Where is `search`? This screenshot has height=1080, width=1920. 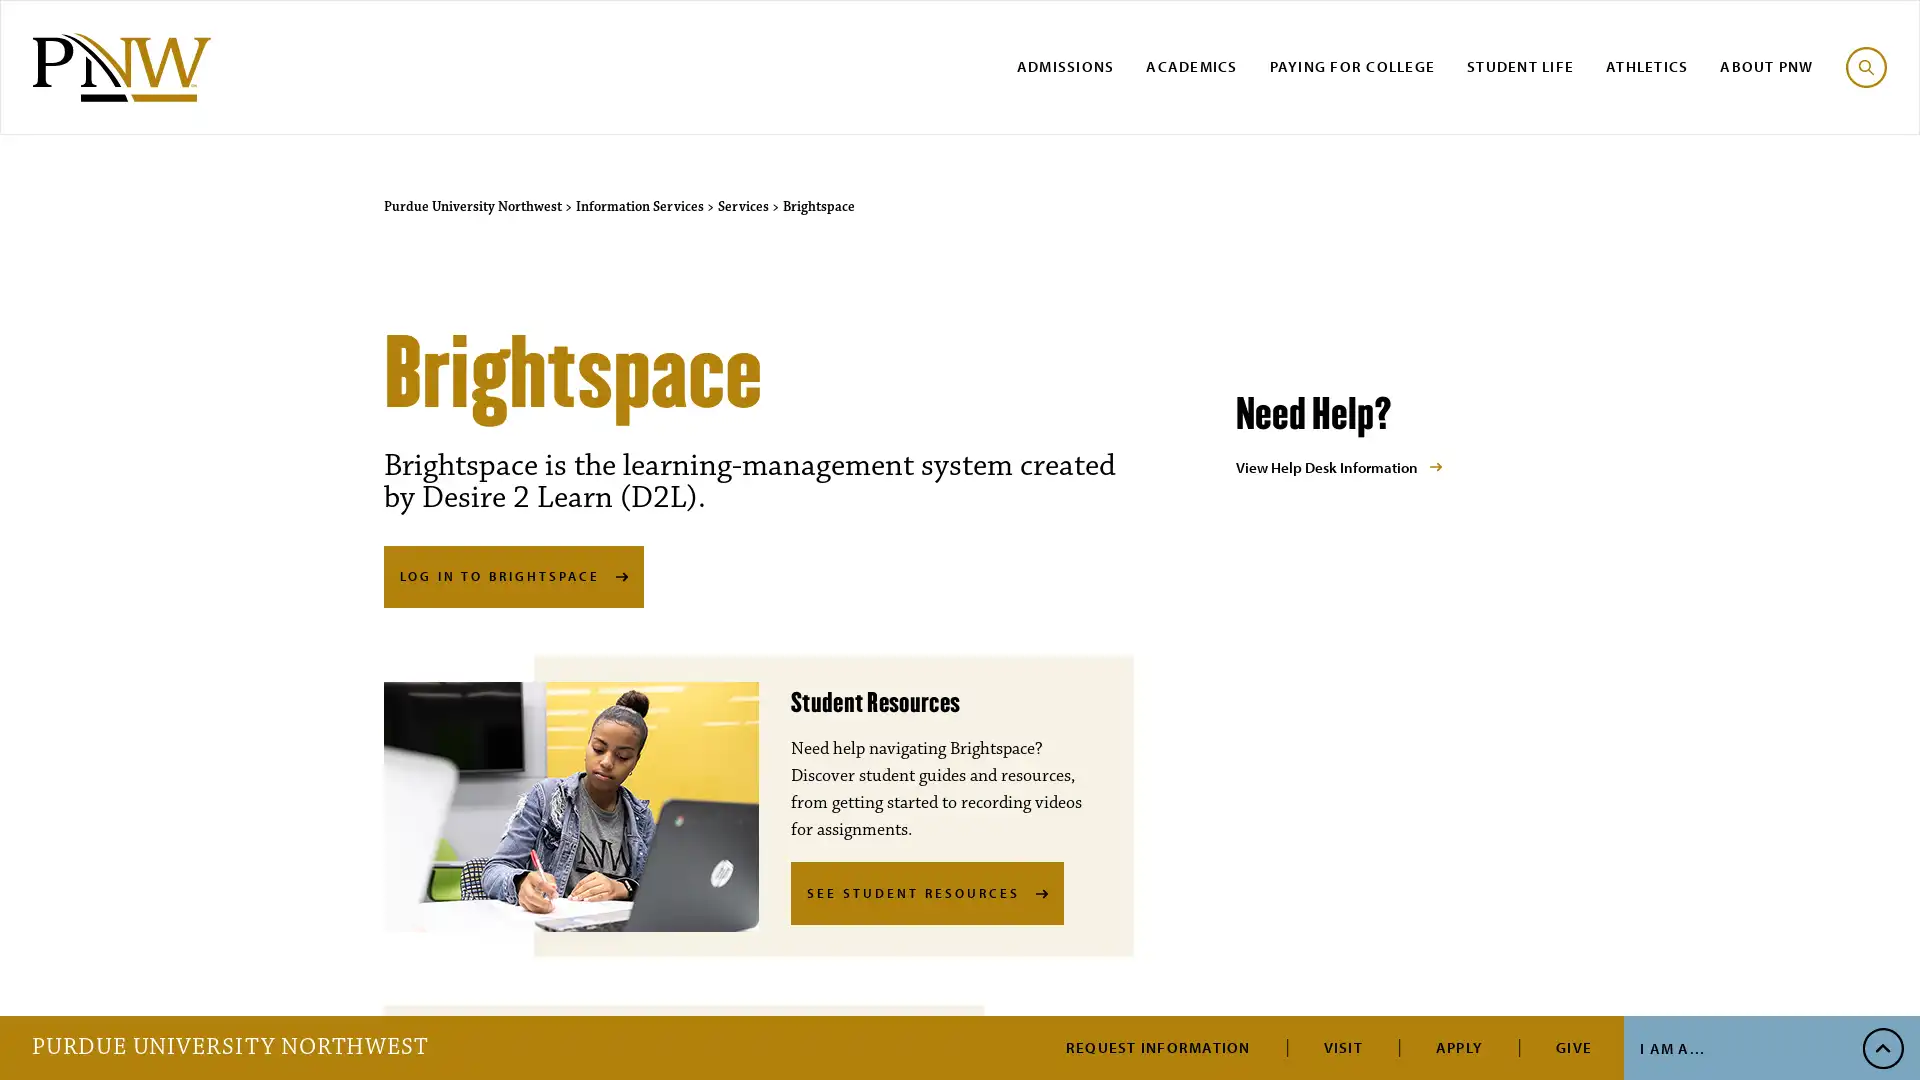
search is located at coordinates (1865, 65).